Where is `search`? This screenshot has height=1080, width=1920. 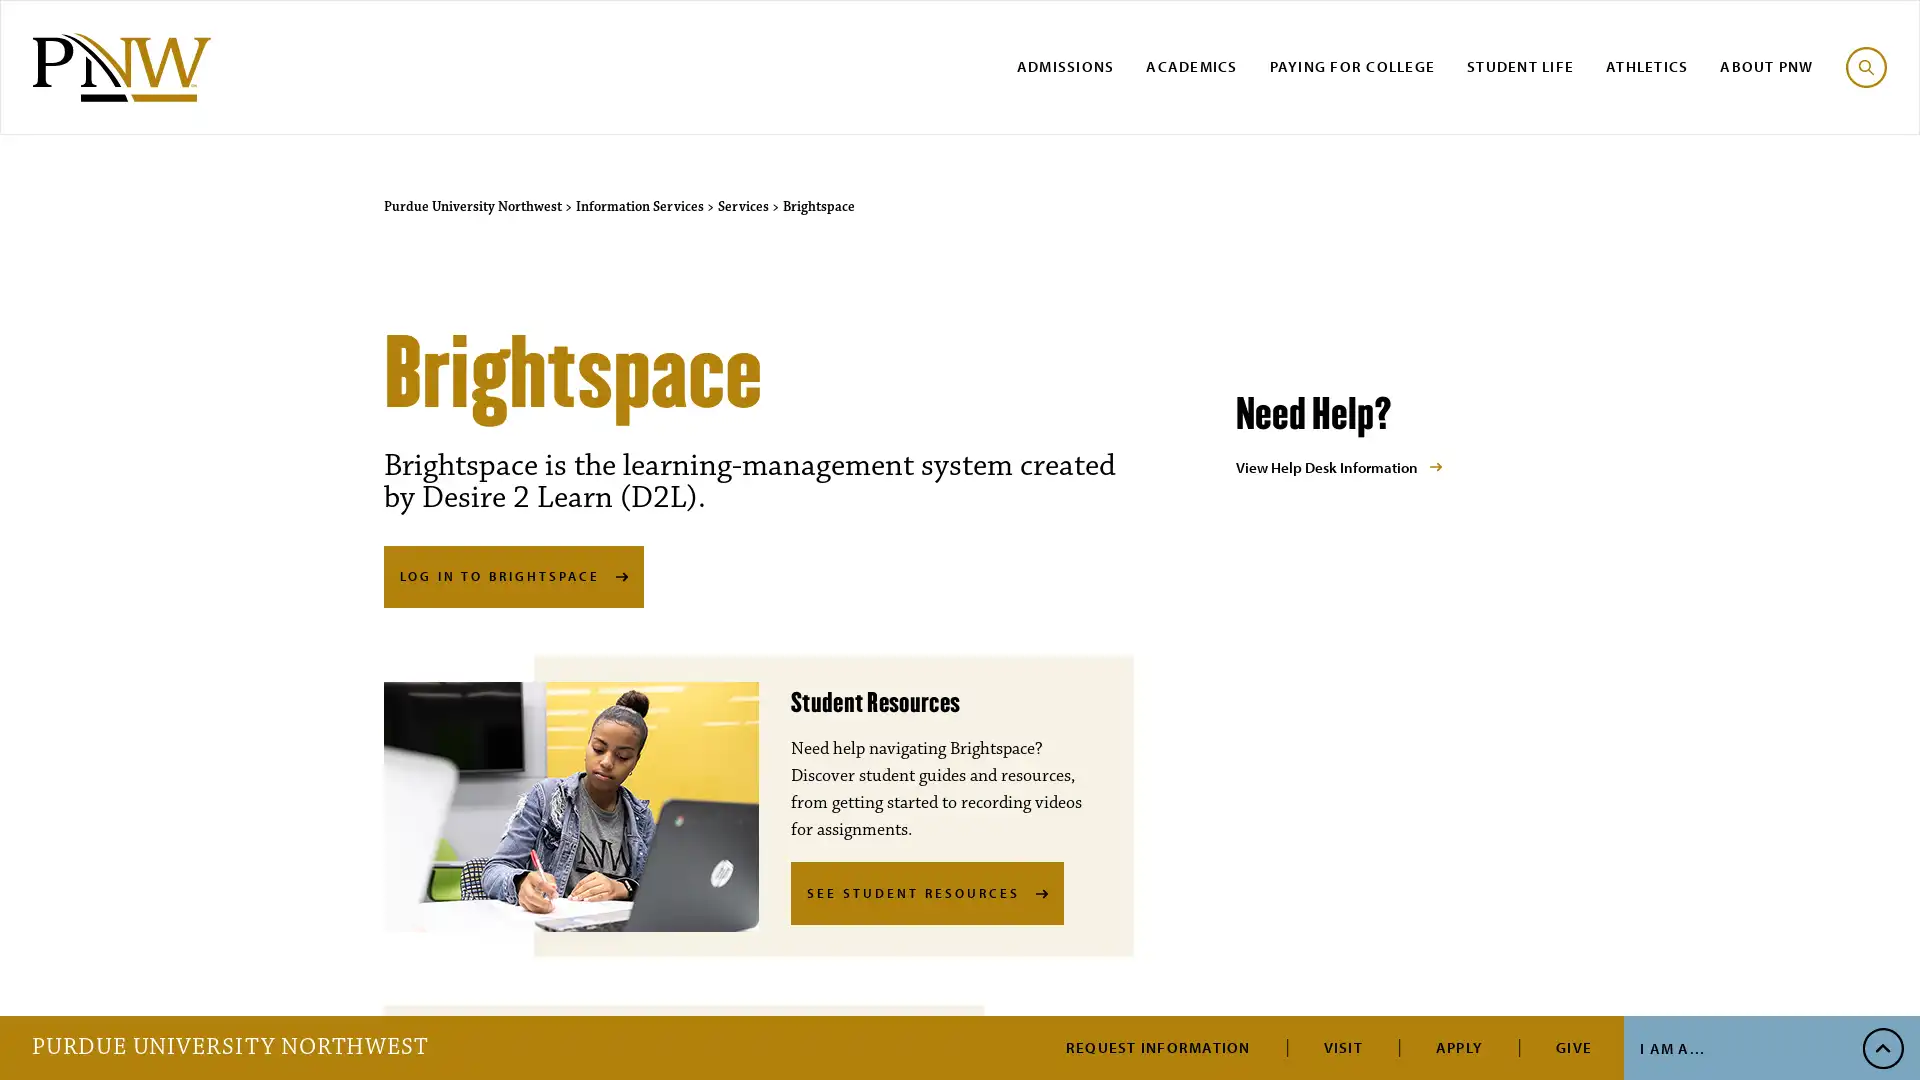
search is located at coordinates (1865, 65).